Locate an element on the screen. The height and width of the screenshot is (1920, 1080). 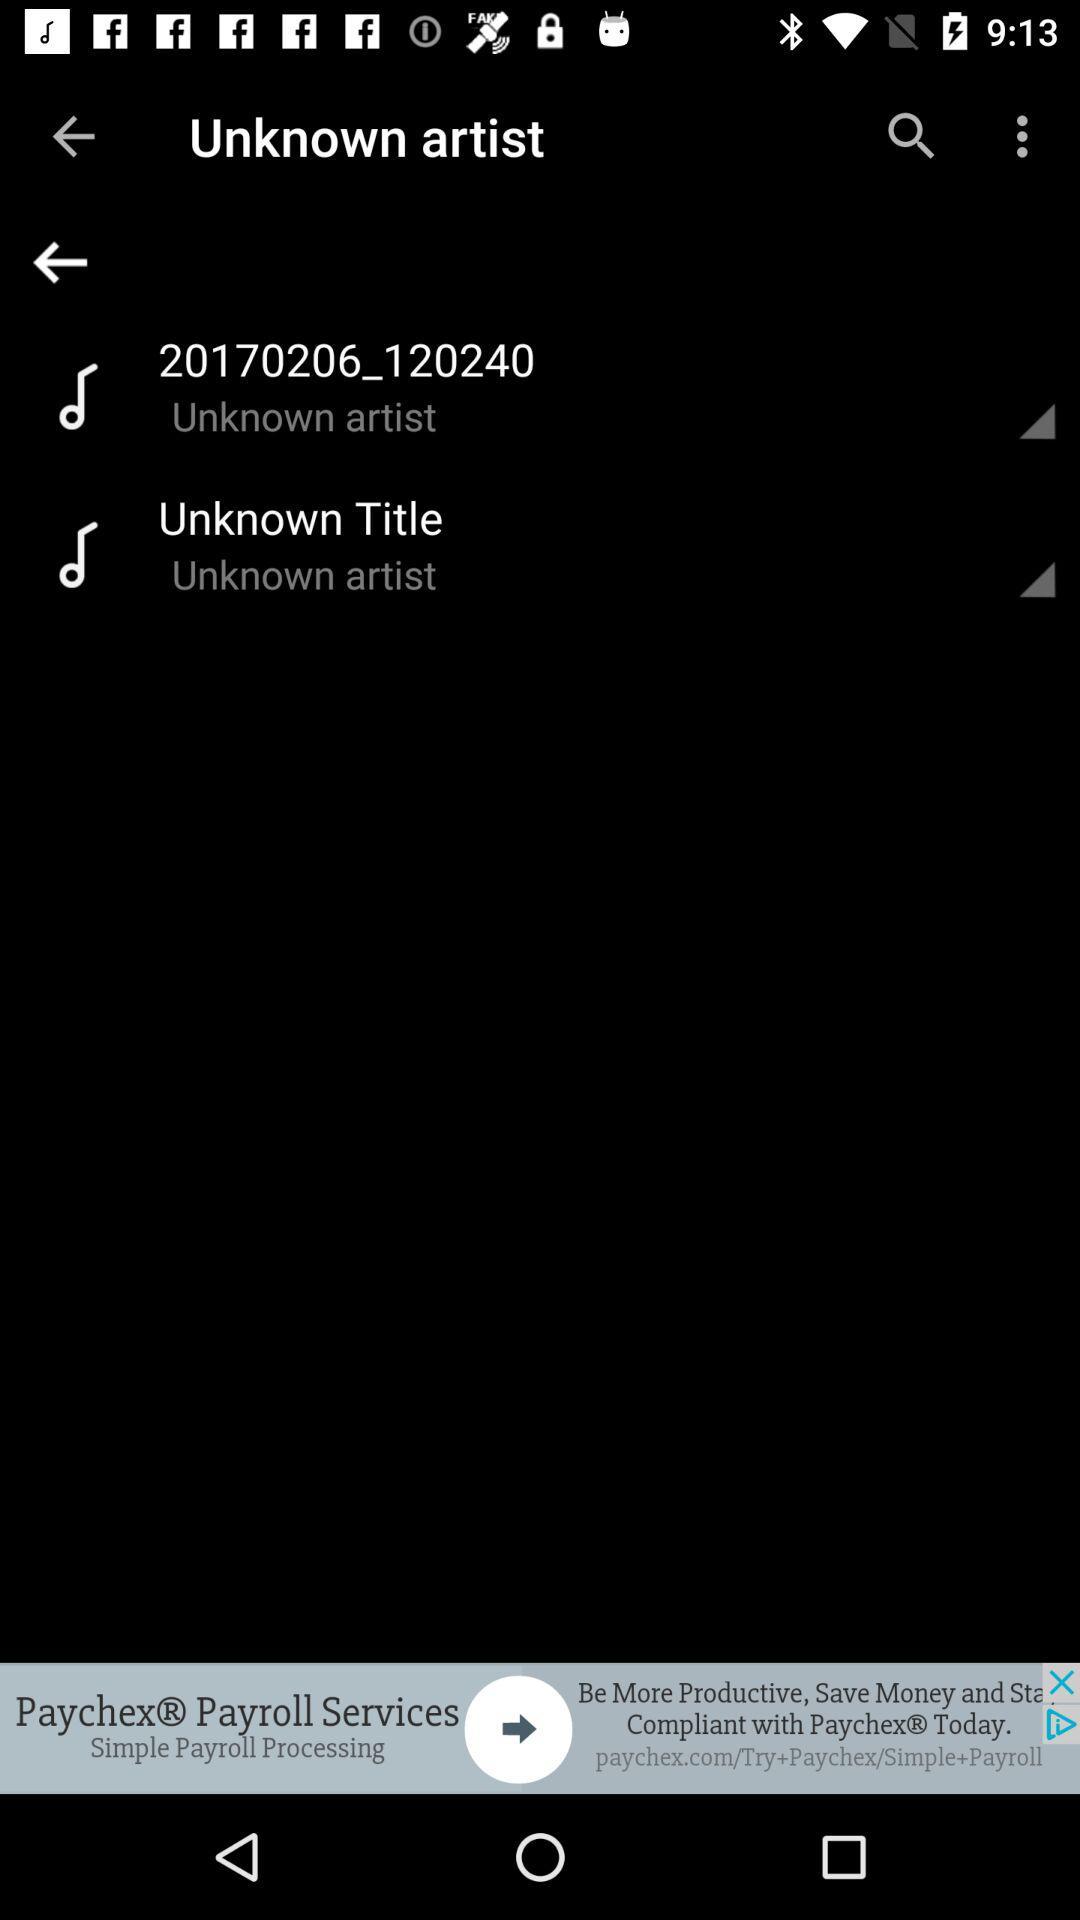
advertisement is located at coordinates (540, 1727).